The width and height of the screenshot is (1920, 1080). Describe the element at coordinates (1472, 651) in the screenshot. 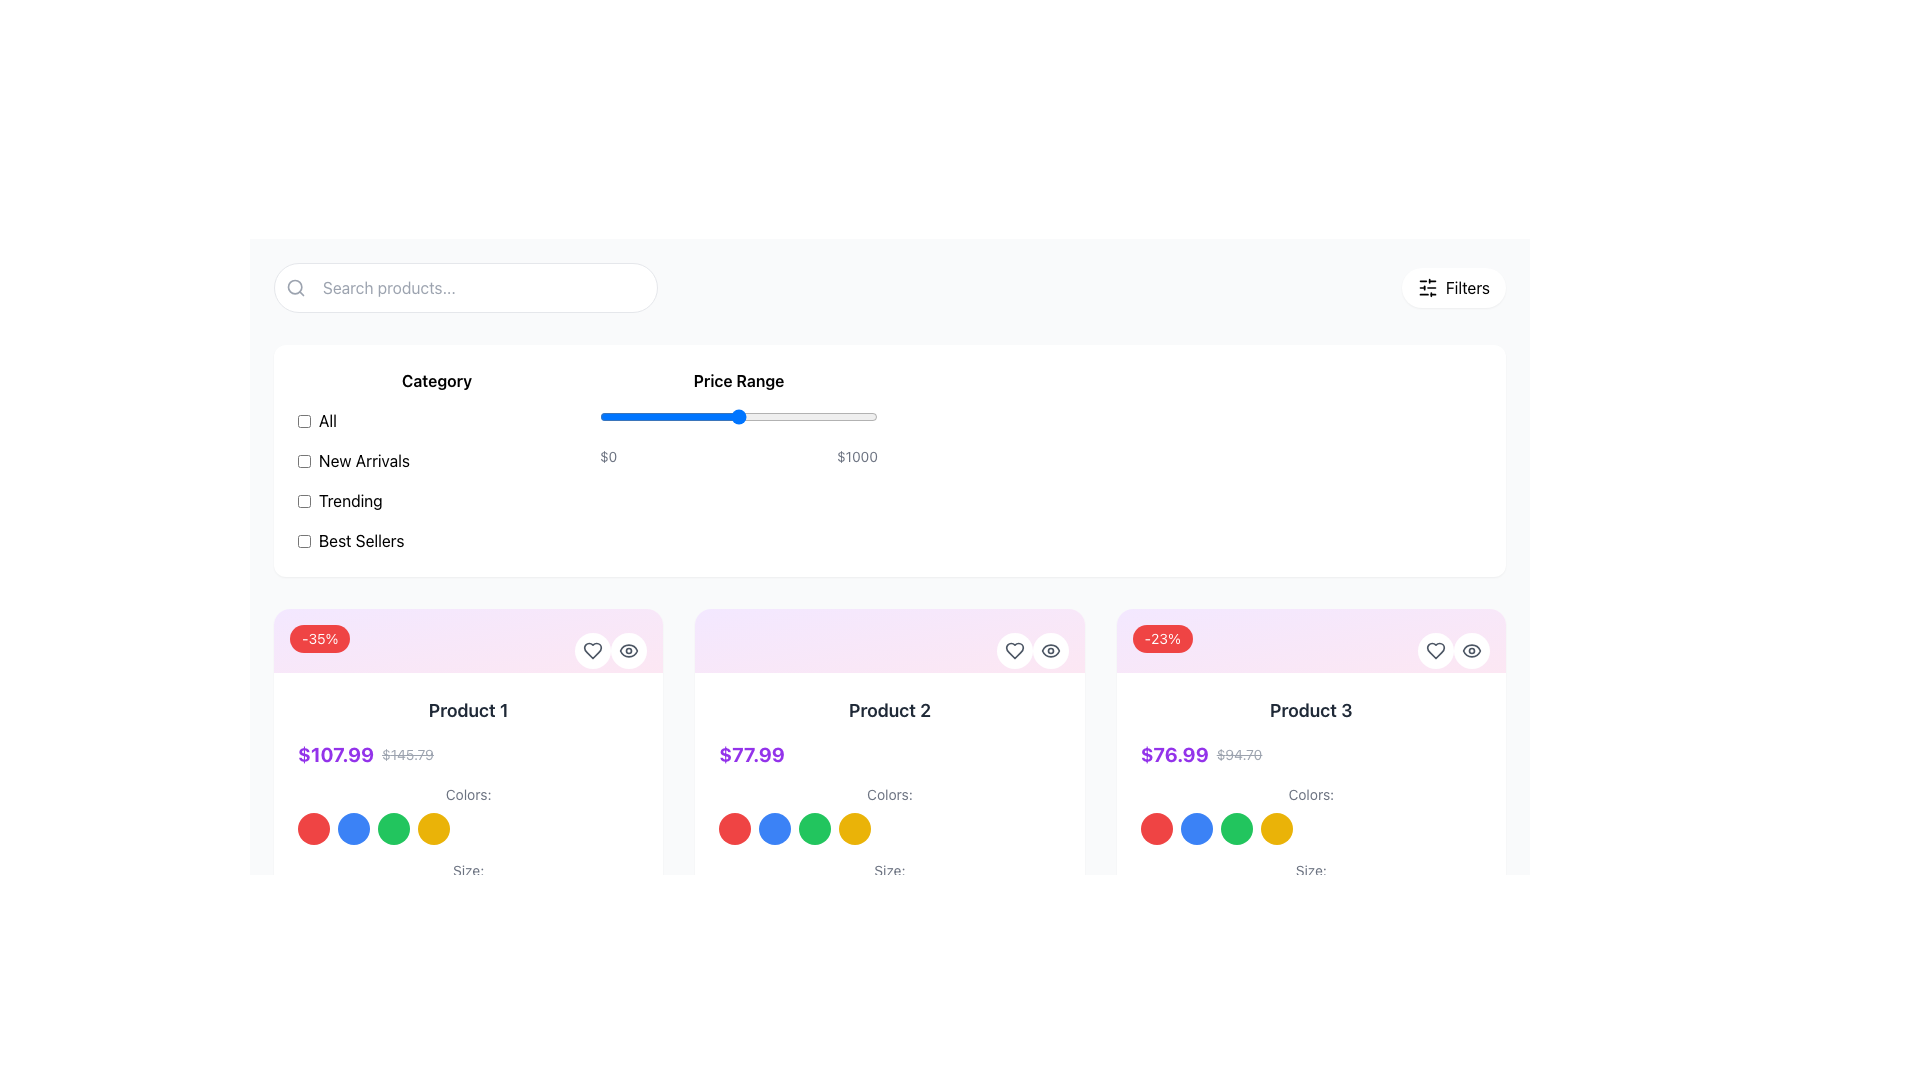

I see `the circular button with a white background and eye icon located in the top-right corner of the product card for 'Product 3'` at that location.